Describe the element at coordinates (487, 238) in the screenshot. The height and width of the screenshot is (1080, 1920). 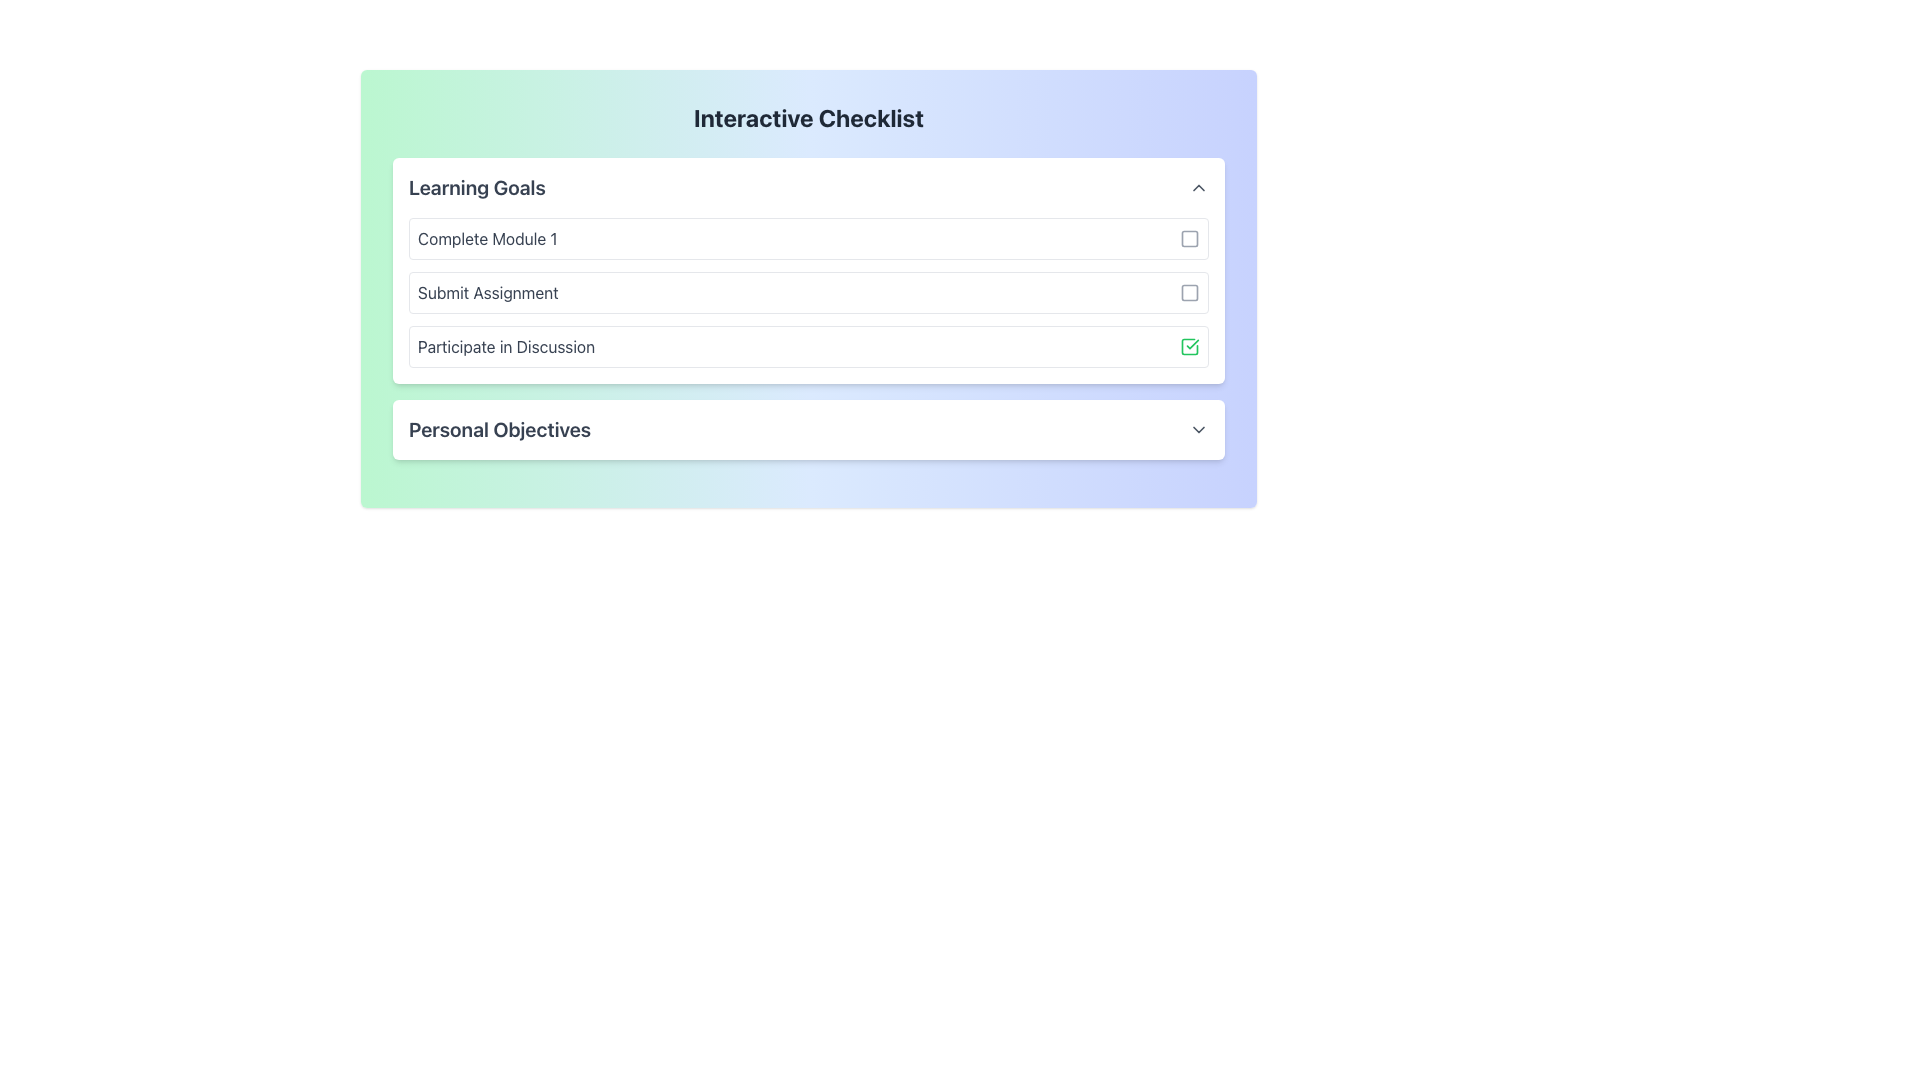
I see `the text label that indicates the completion of a specific module in the 'Learning Goals' section, positioned at the first position of a vertically aligned list` at that location.